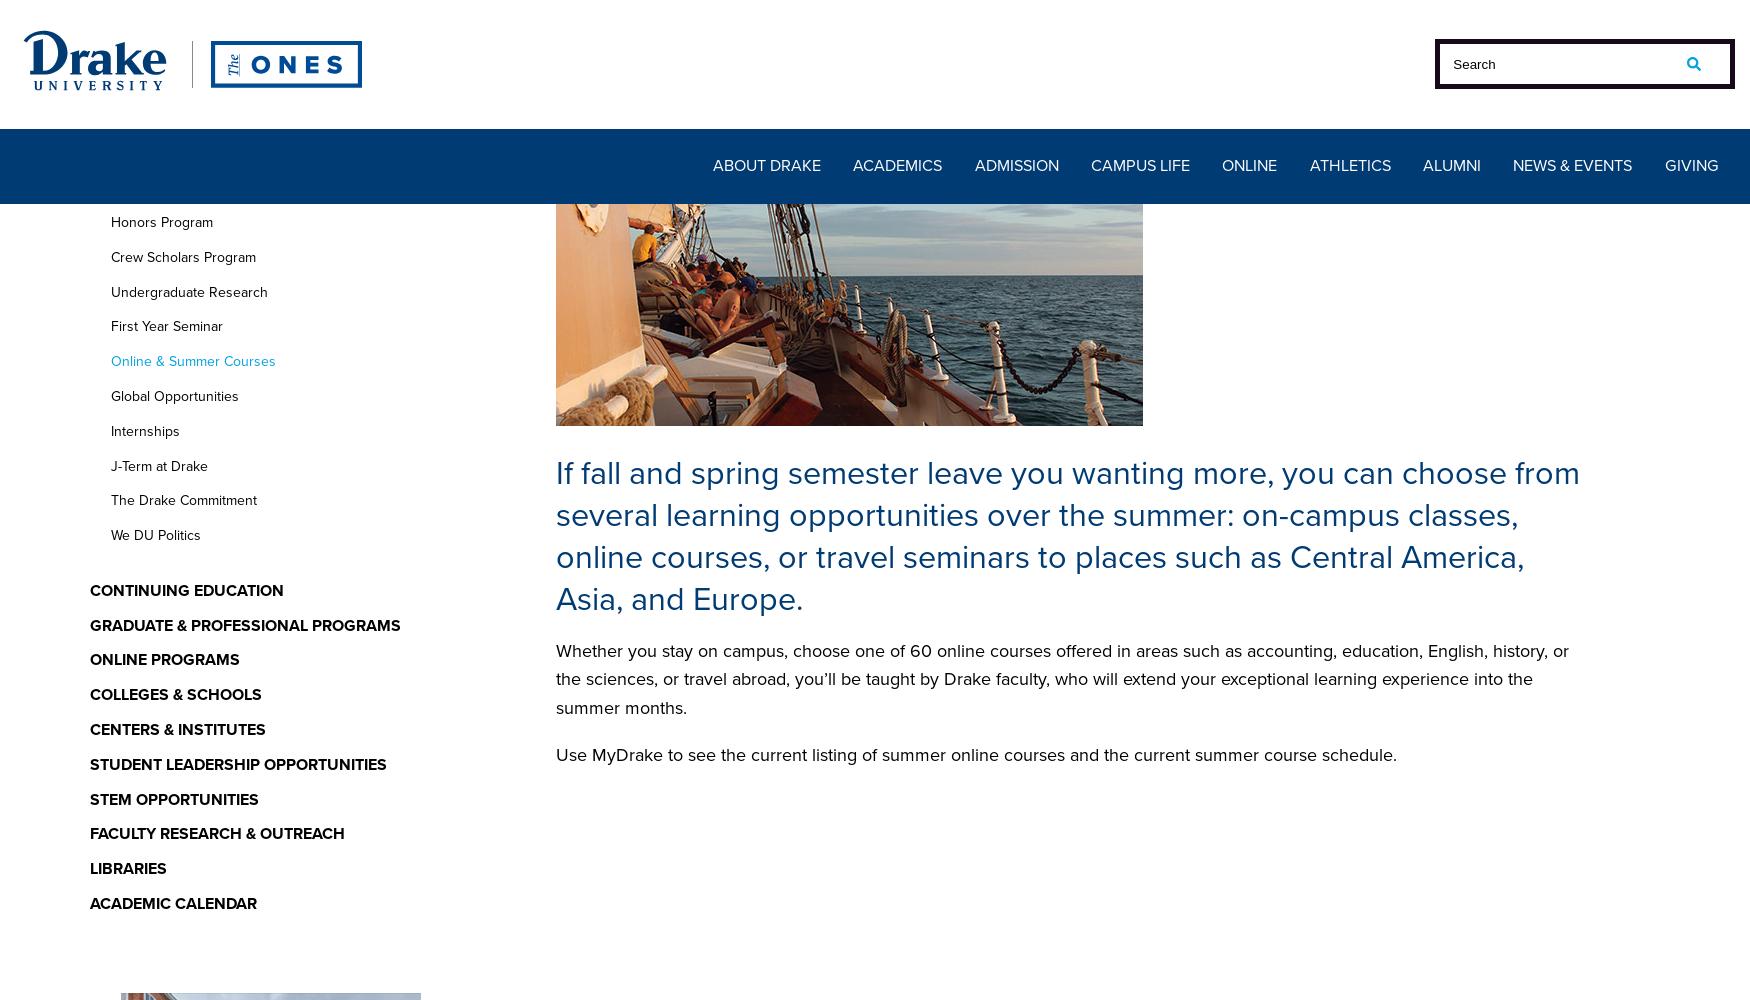 This screenshot has height=1000, width=1750. I want to click on 'The Drake Commitment', so click(182, 500).